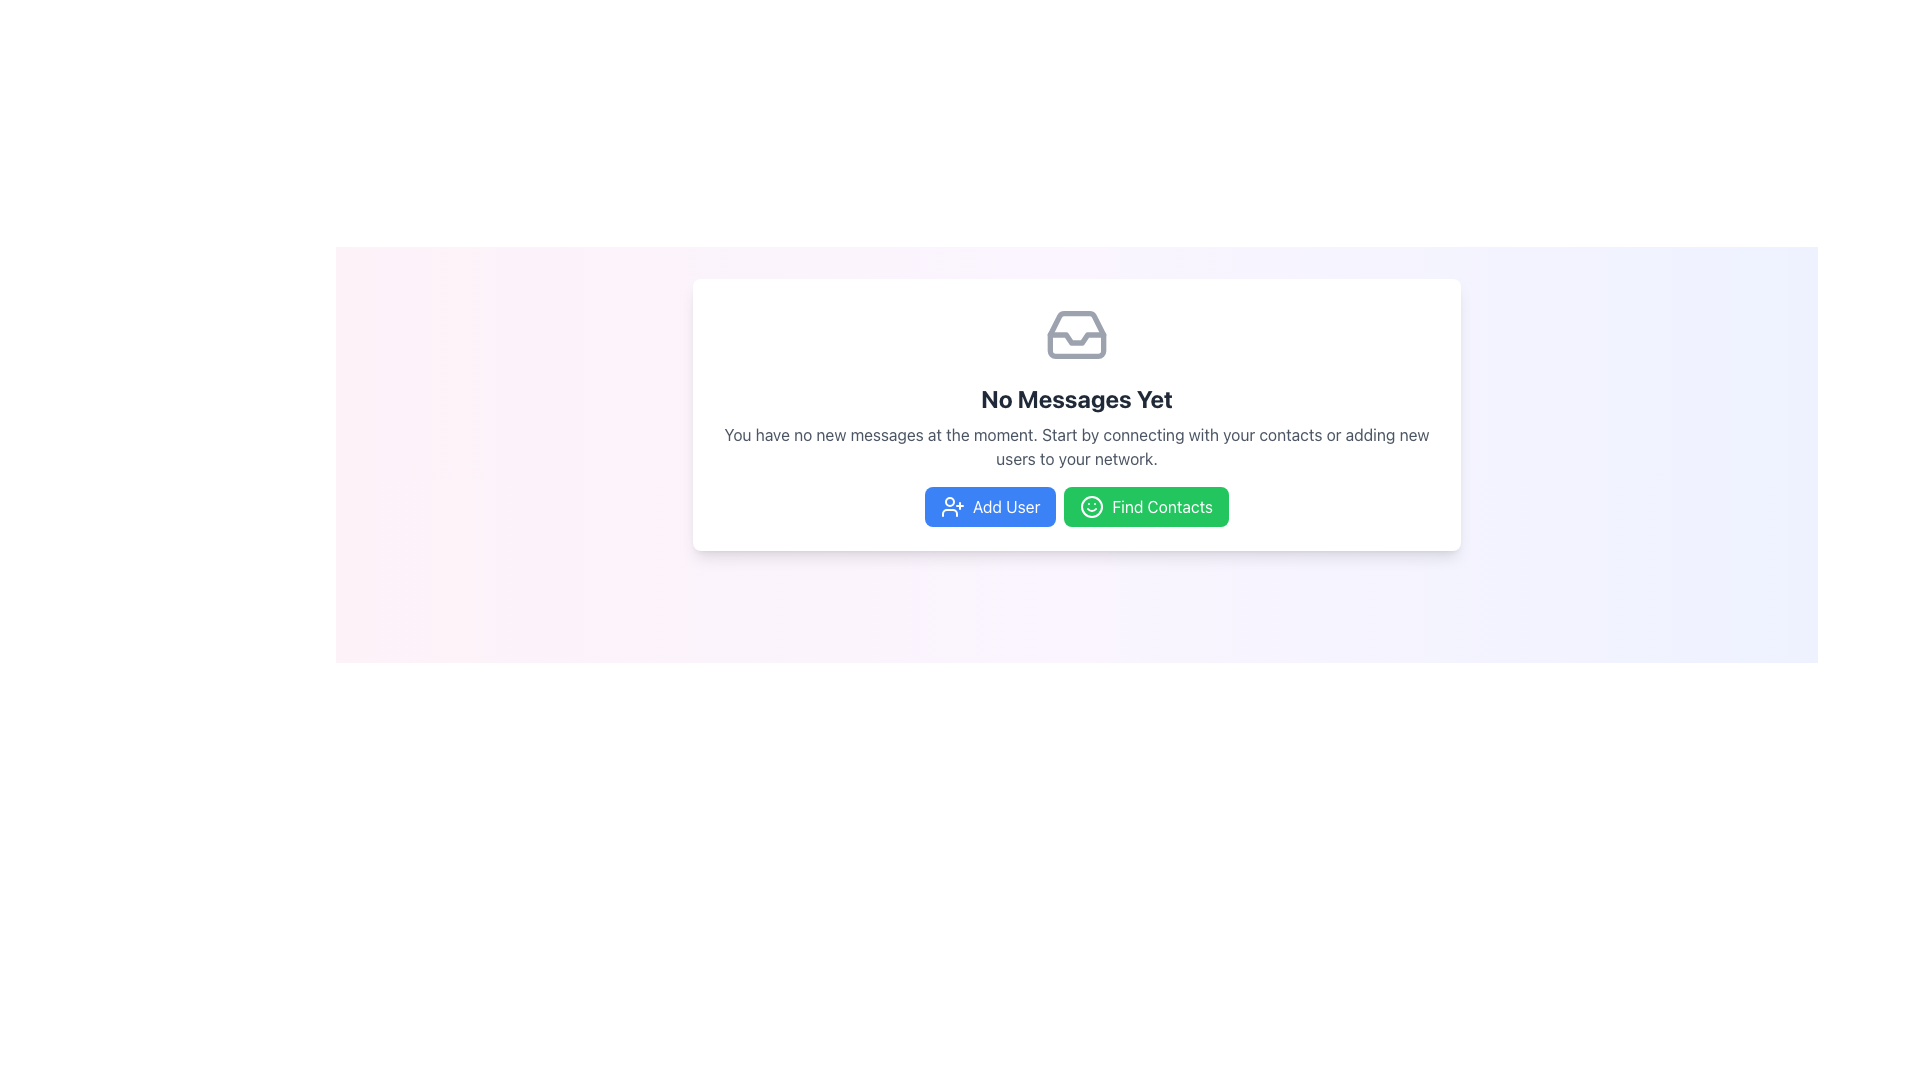  What do you see at coordinates (1075, 414) in the screenshot?
I see `the centered text block displaying 'No Messages Yet' to interpret the instructions` at bounding box center [1075, 414].